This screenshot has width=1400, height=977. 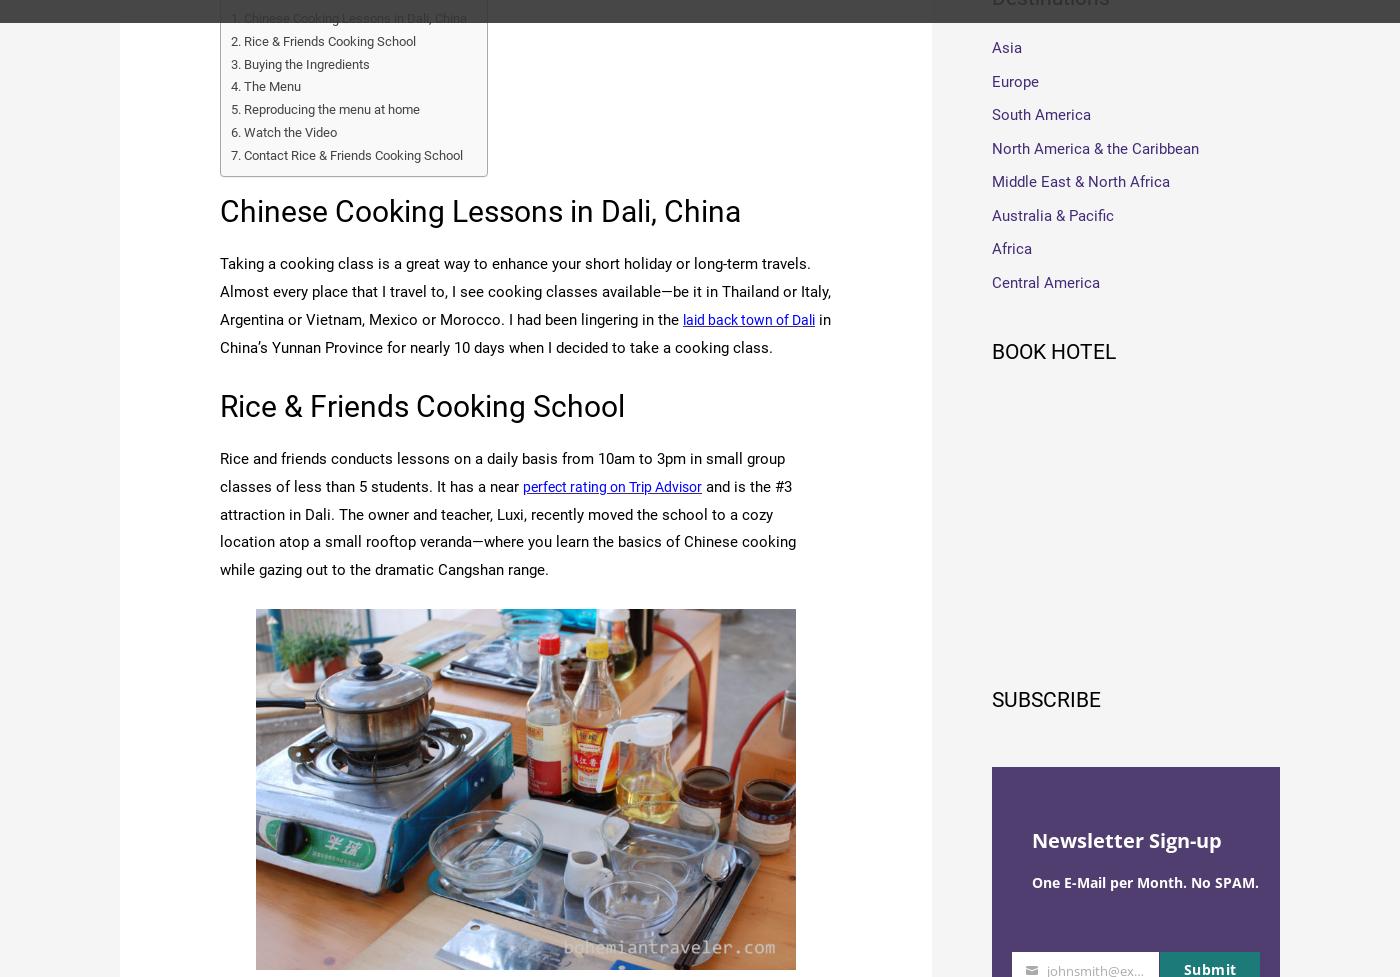 I want to click on 'The Menu', so click(x=275, y=85).